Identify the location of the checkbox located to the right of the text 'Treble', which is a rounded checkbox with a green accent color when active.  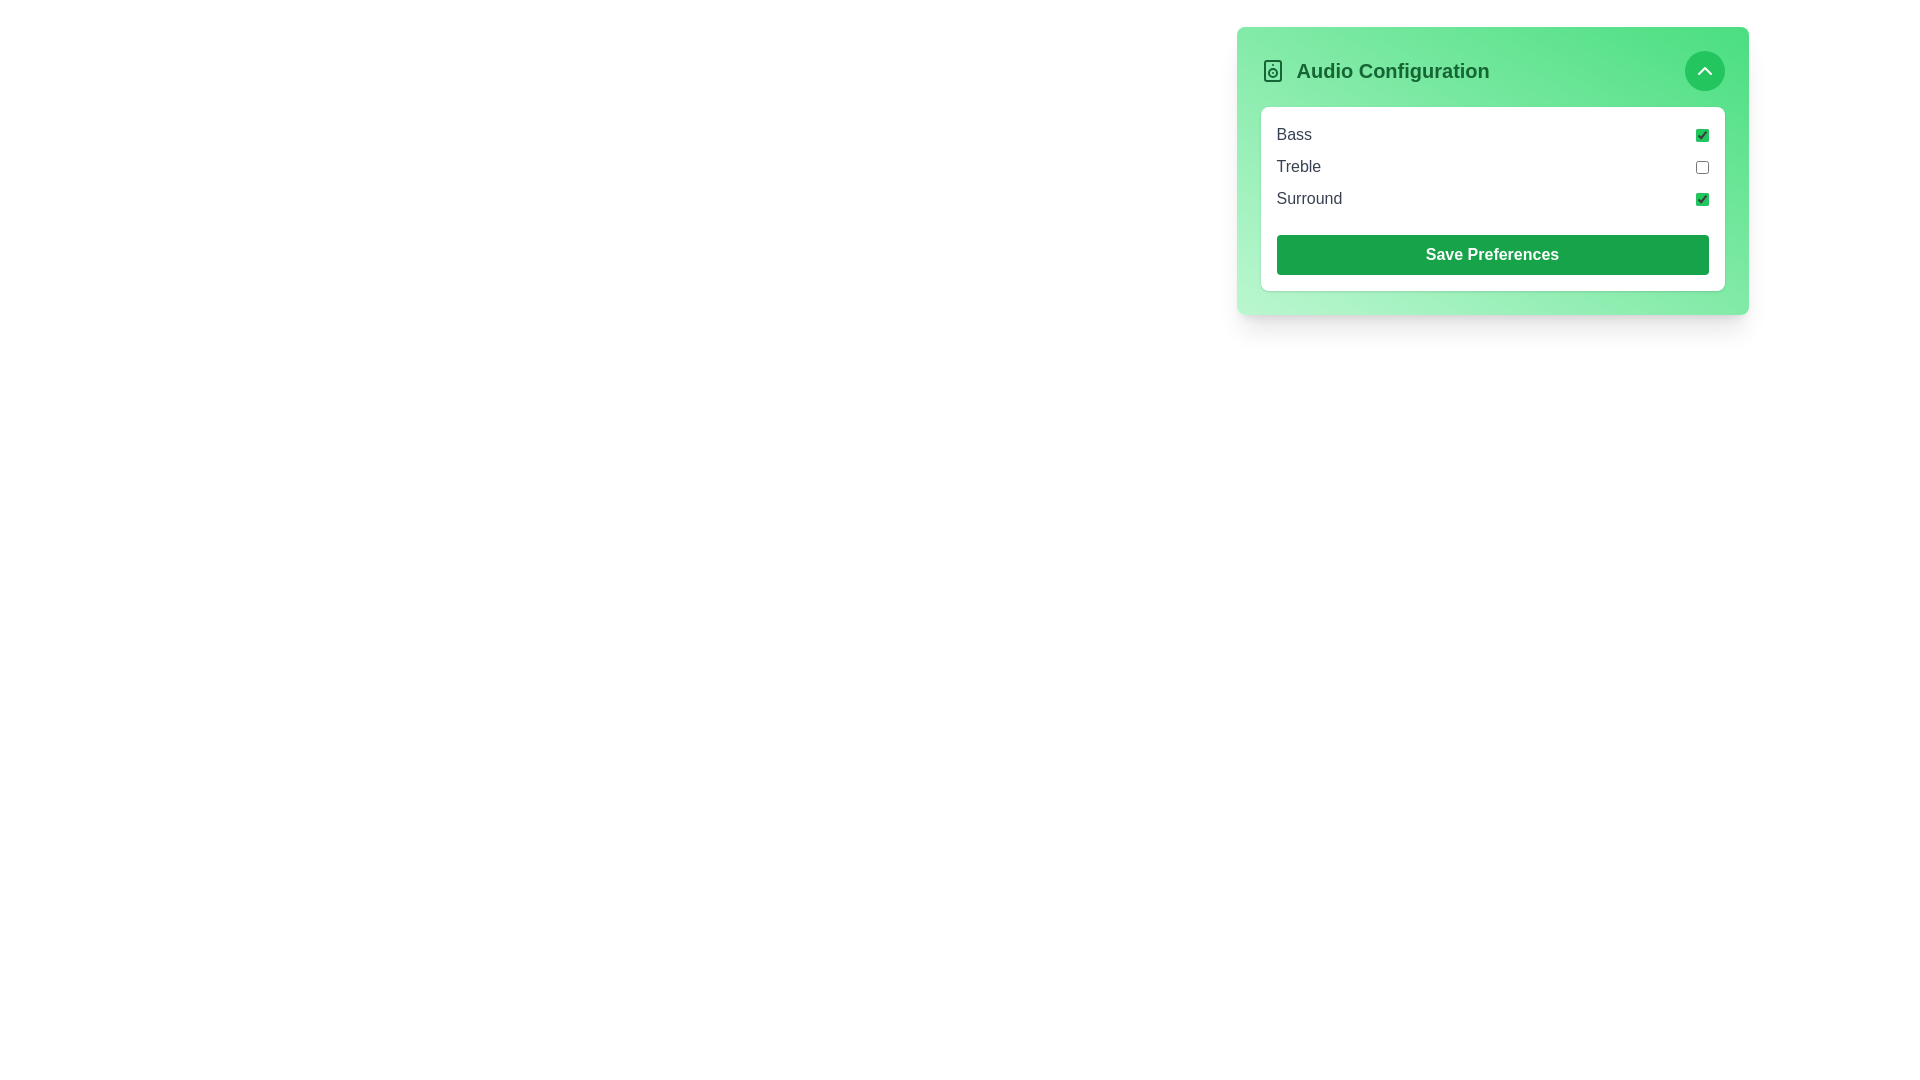
(1701, 165).